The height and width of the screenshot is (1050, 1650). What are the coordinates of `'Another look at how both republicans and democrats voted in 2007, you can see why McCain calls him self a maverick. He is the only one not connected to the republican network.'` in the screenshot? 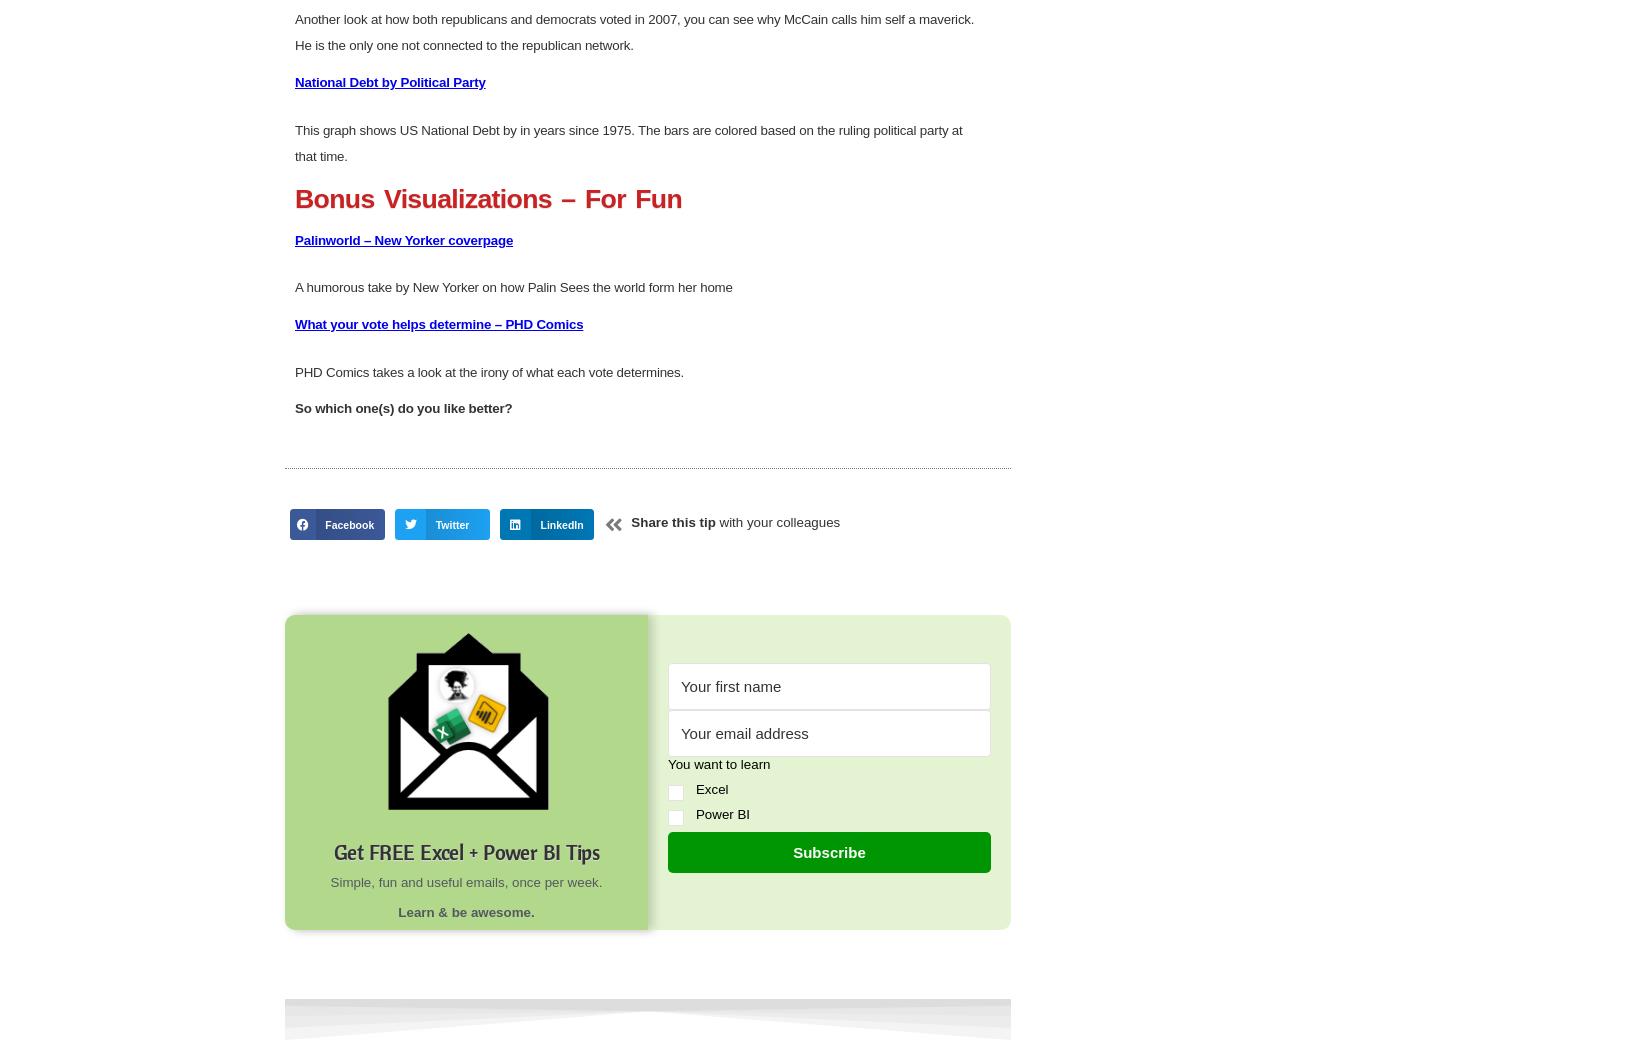 It's located at (633, 716).